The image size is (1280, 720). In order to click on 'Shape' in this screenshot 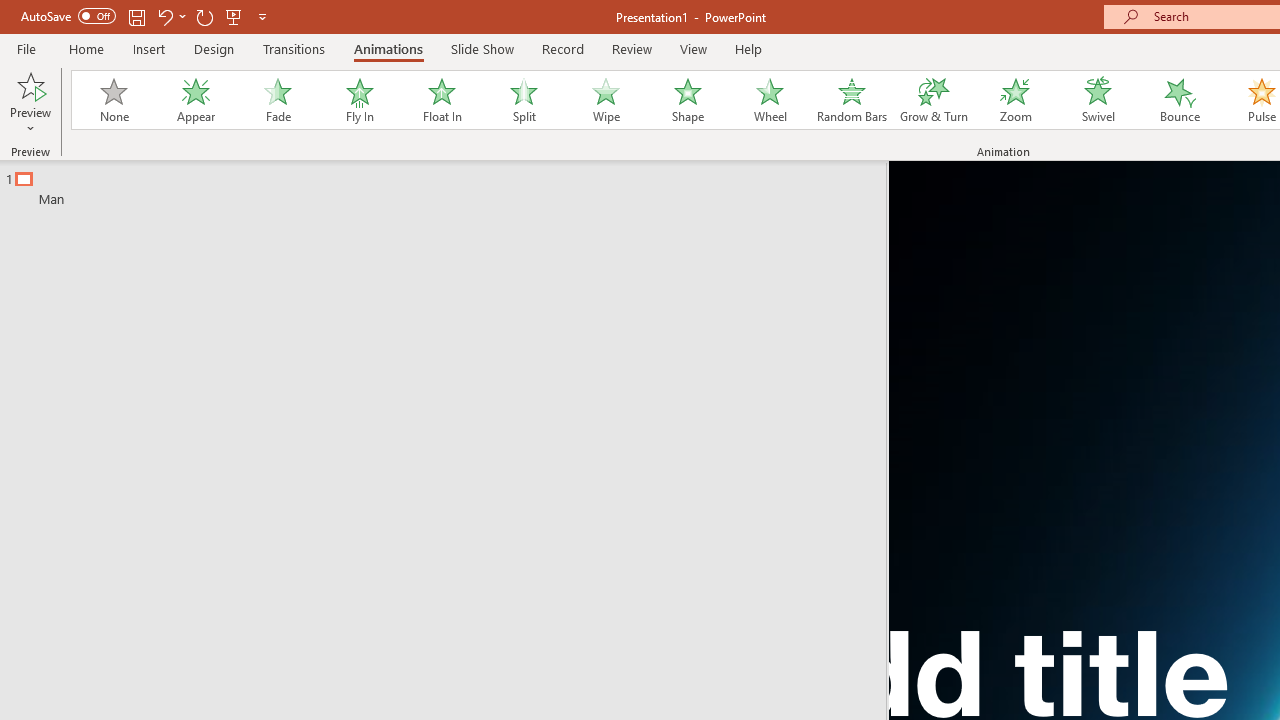, I will do `click(688, 100)`.